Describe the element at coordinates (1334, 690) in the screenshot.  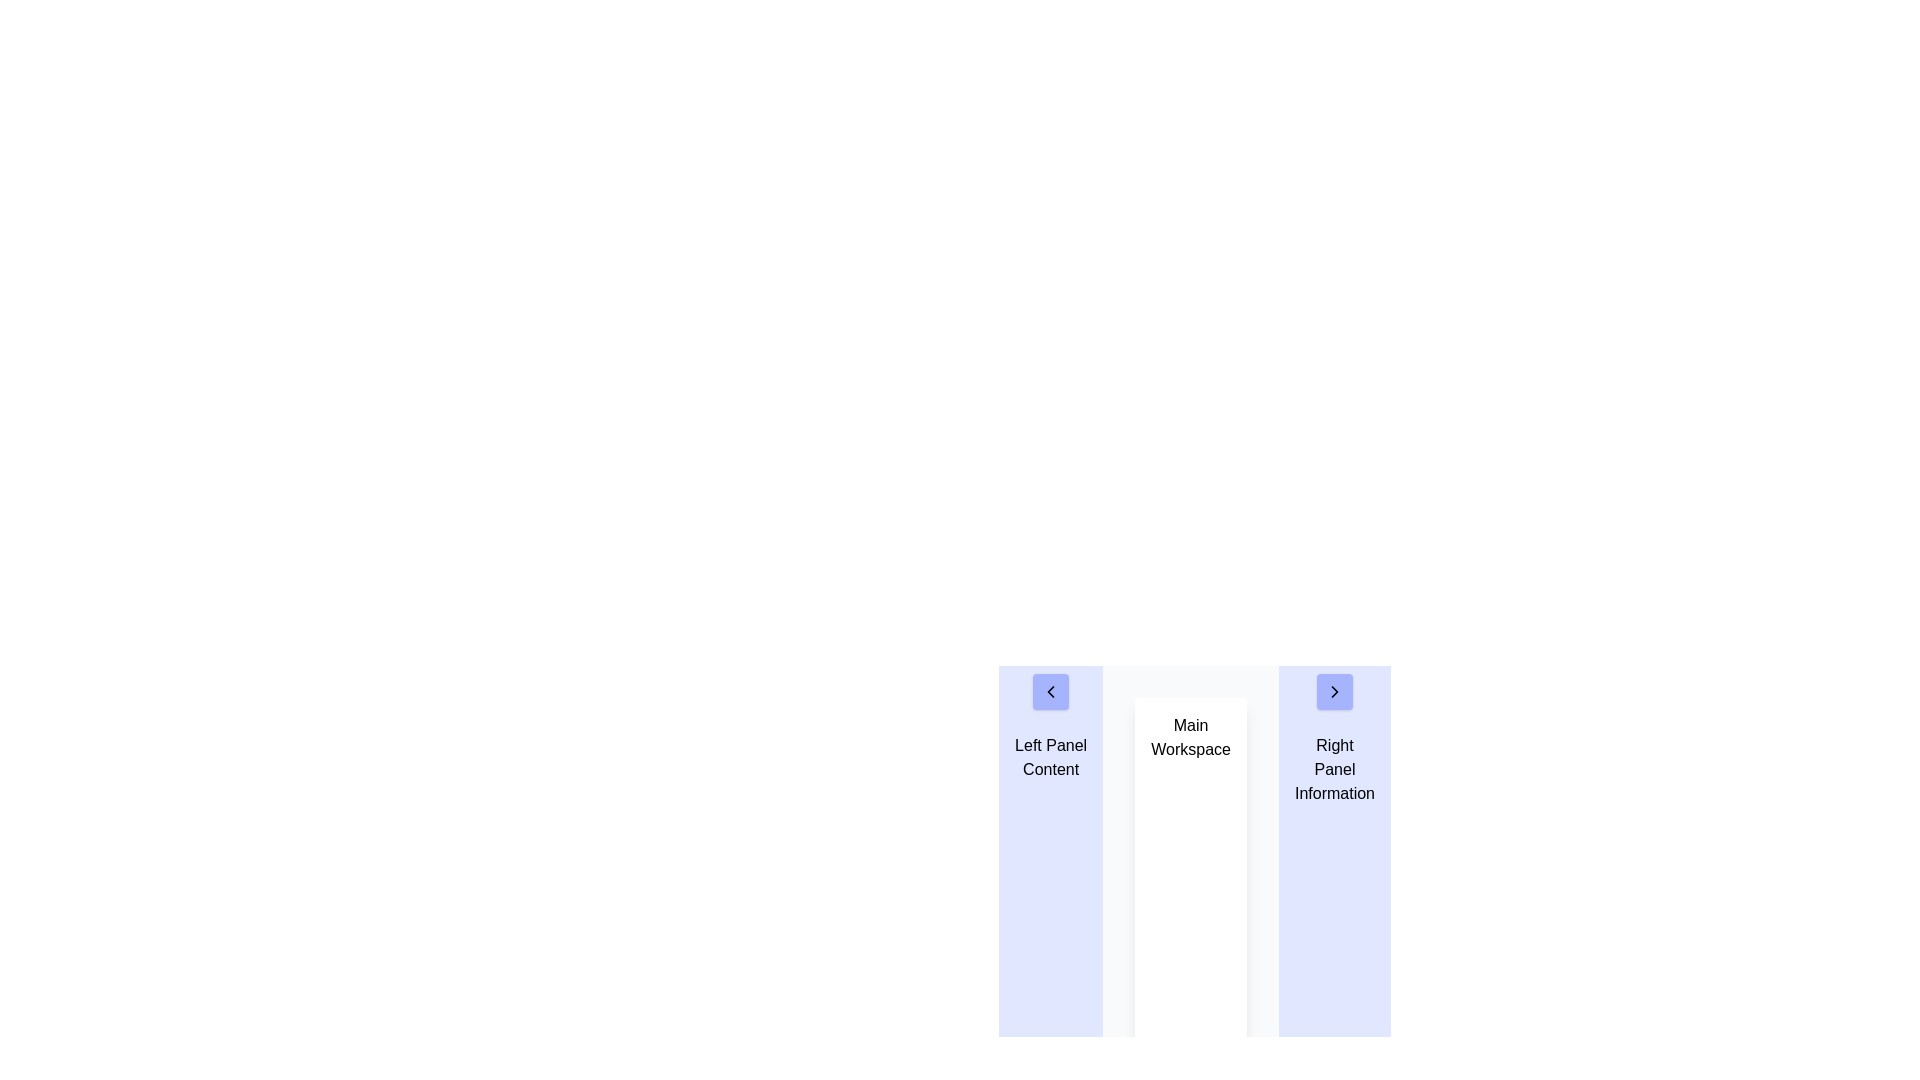
I see `the right arrow icon located at the center of the right panel box` at that location.